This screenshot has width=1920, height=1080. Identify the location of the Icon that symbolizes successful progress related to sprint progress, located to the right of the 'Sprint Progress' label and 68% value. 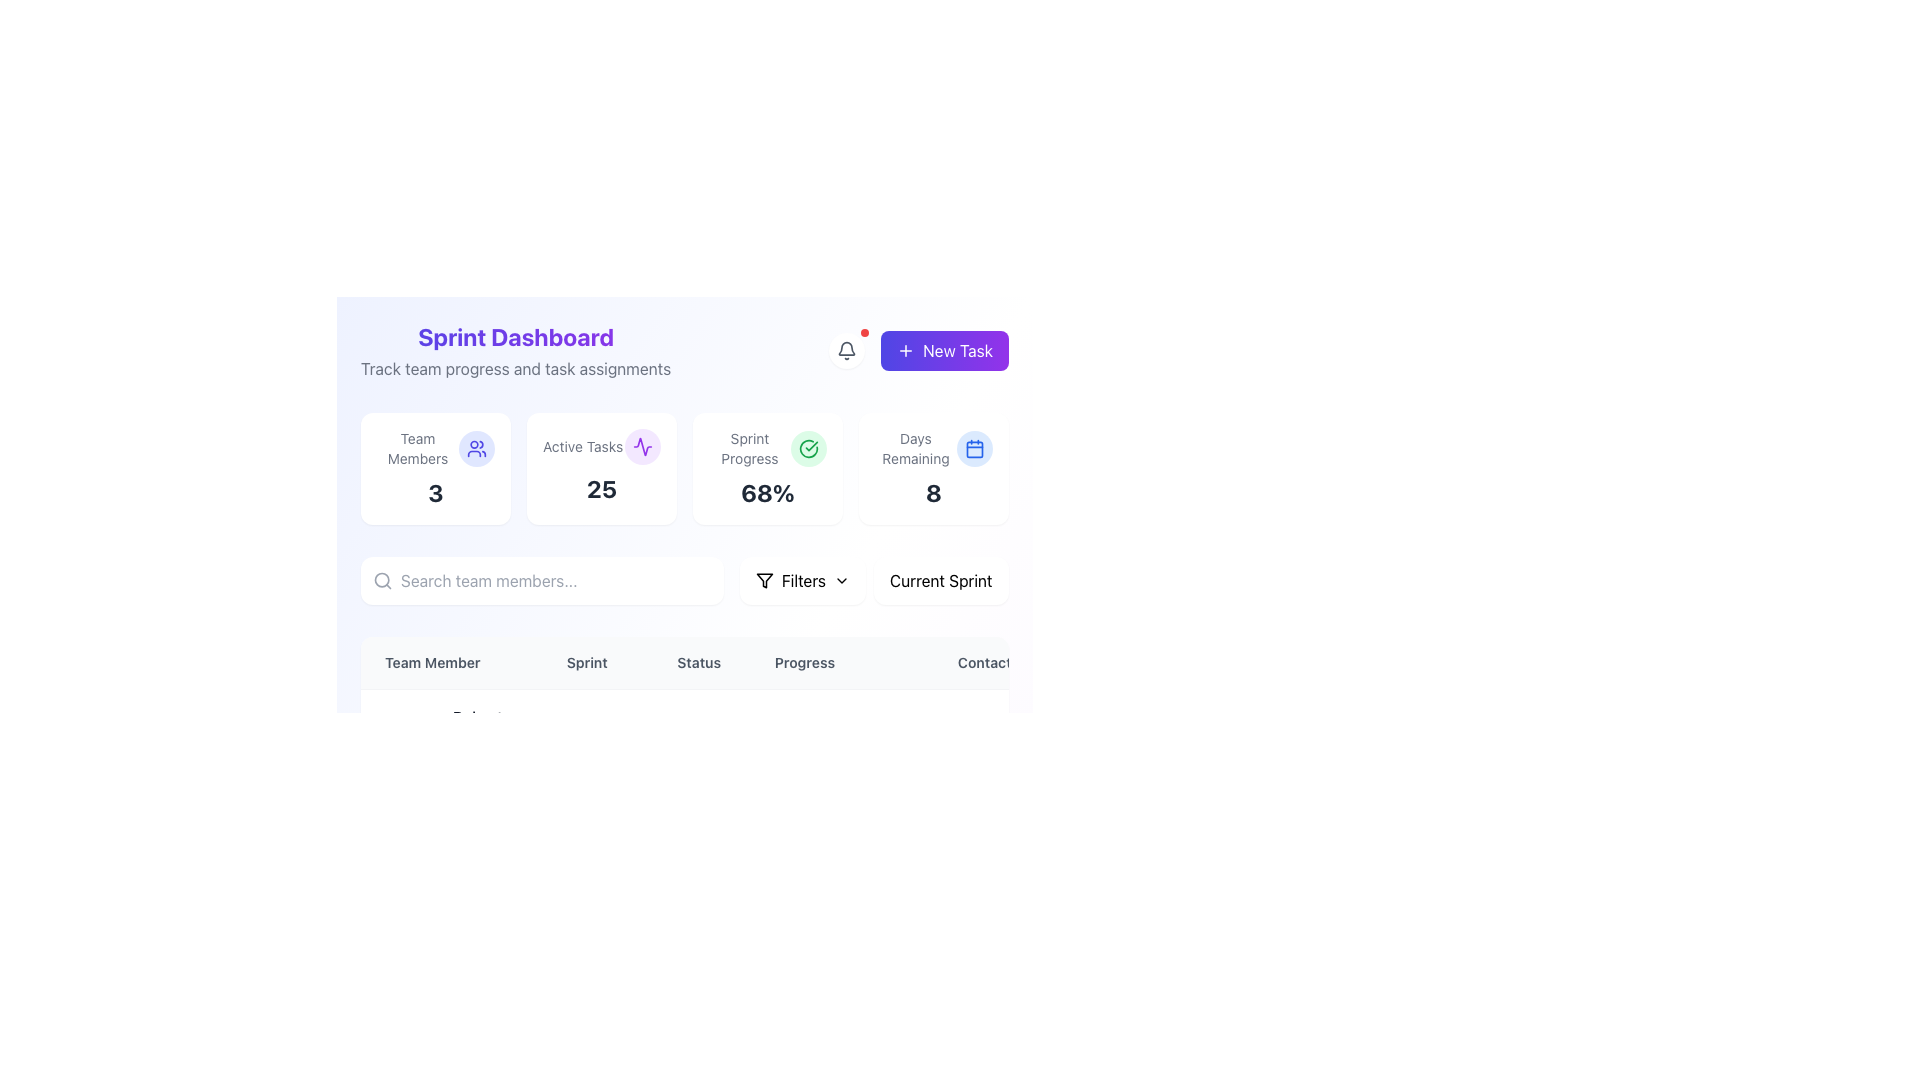
(809, 447).